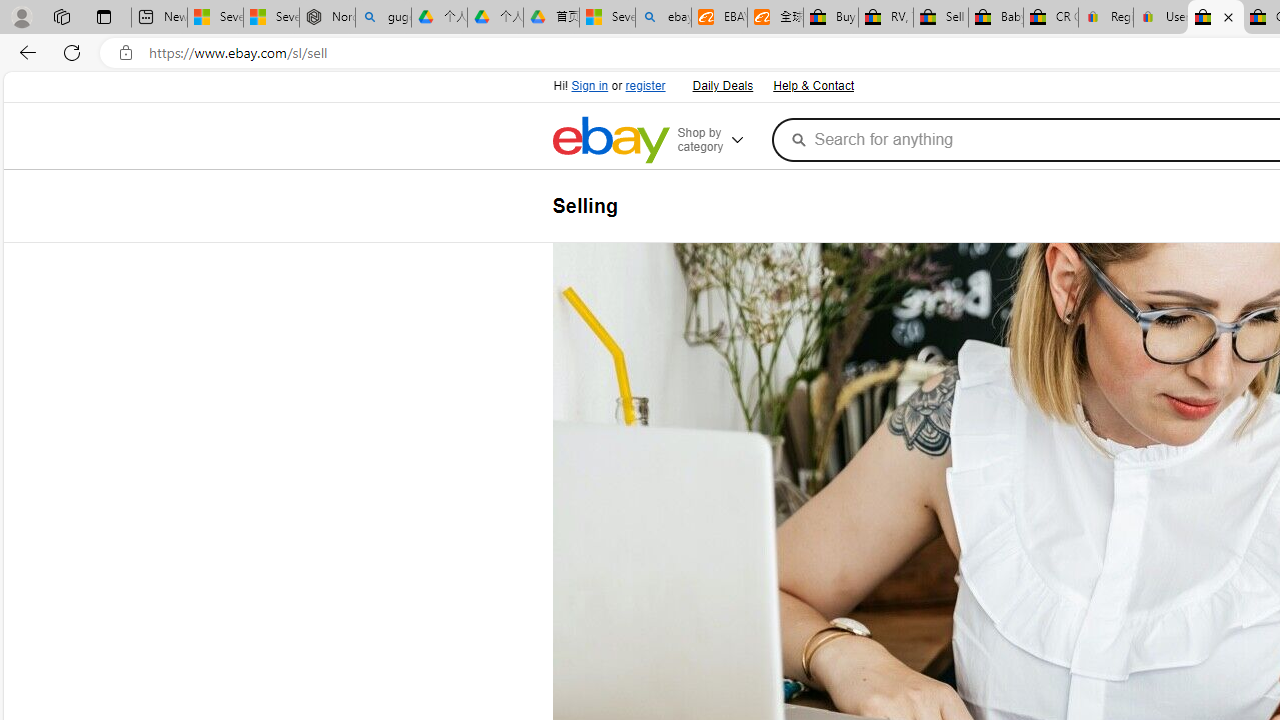 The width and height of the screenshot is (1280, 720). I want to click on 'Help & Contact', so click(813, 86).